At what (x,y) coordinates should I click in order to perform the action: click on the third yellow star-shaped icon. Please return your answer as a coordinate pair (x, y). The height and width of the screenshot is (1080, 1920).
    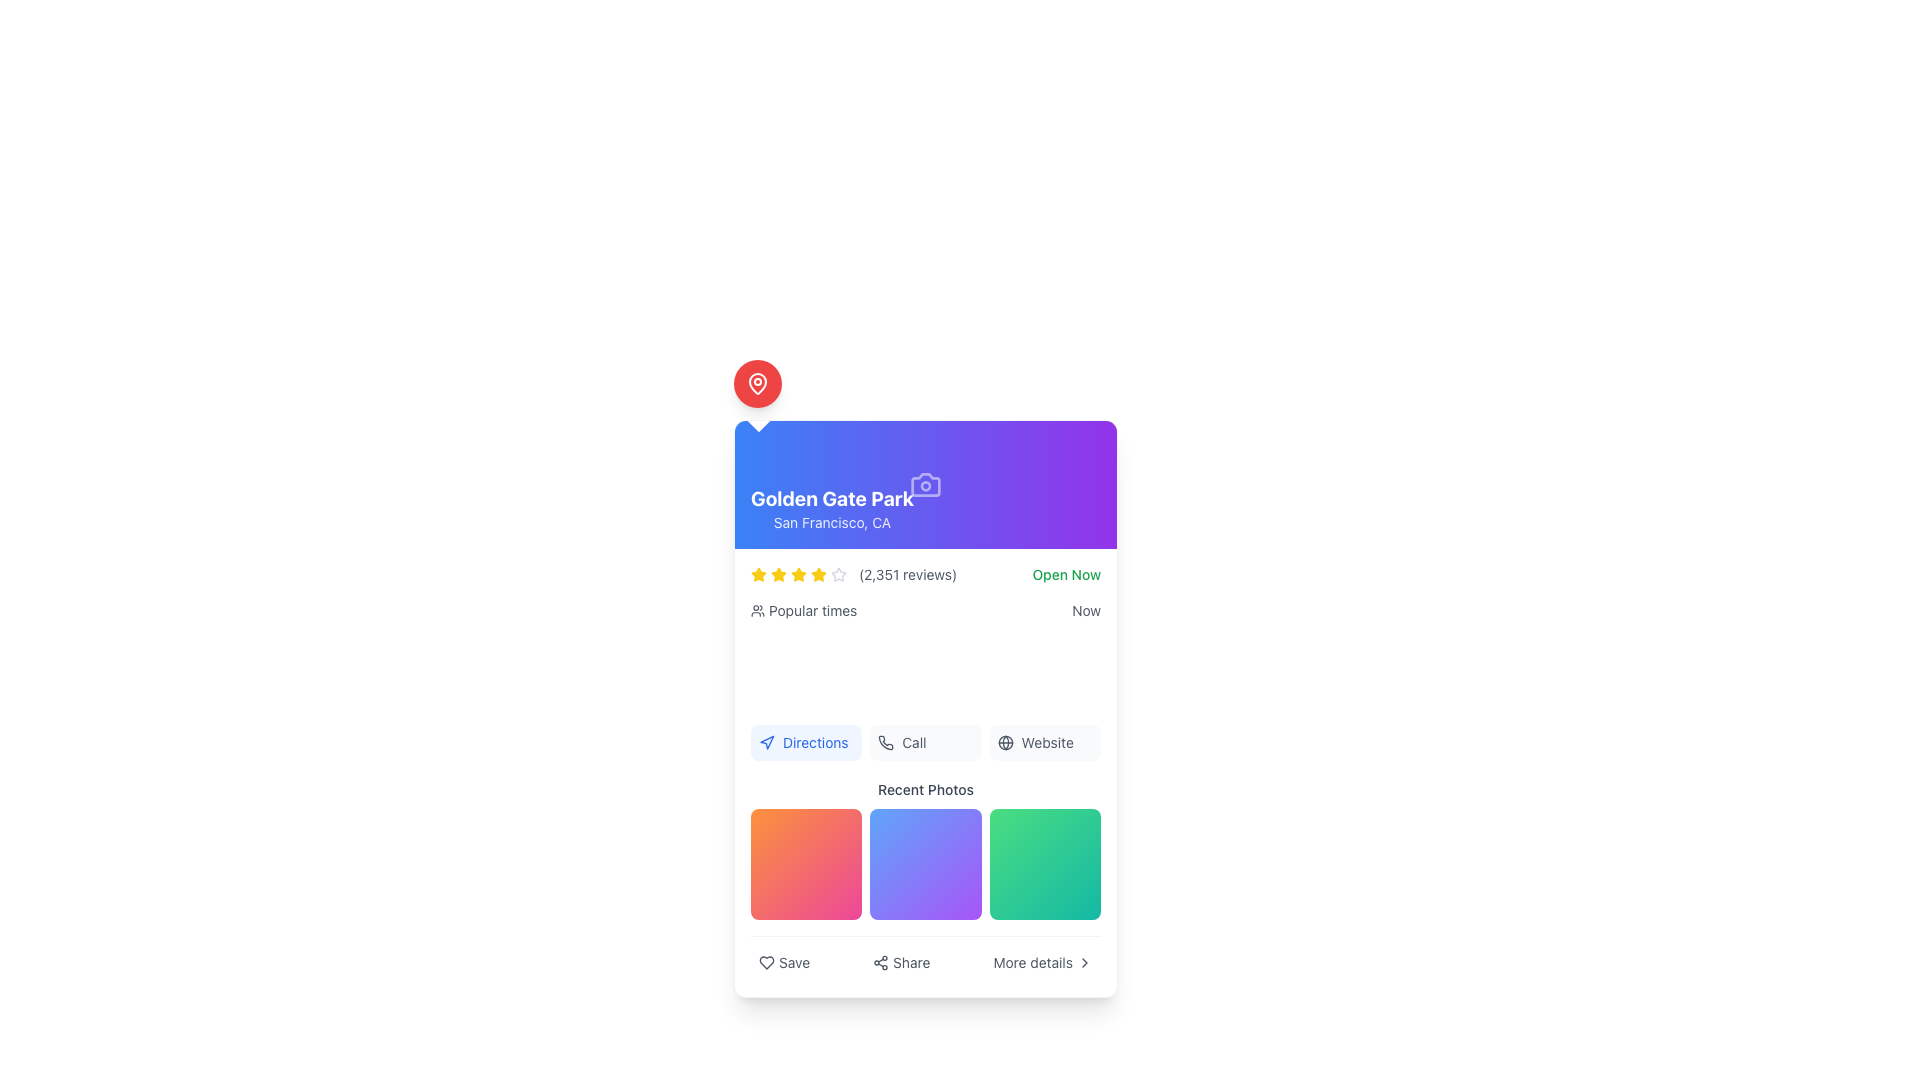
    Looking at the image, I should click on (757, 574).